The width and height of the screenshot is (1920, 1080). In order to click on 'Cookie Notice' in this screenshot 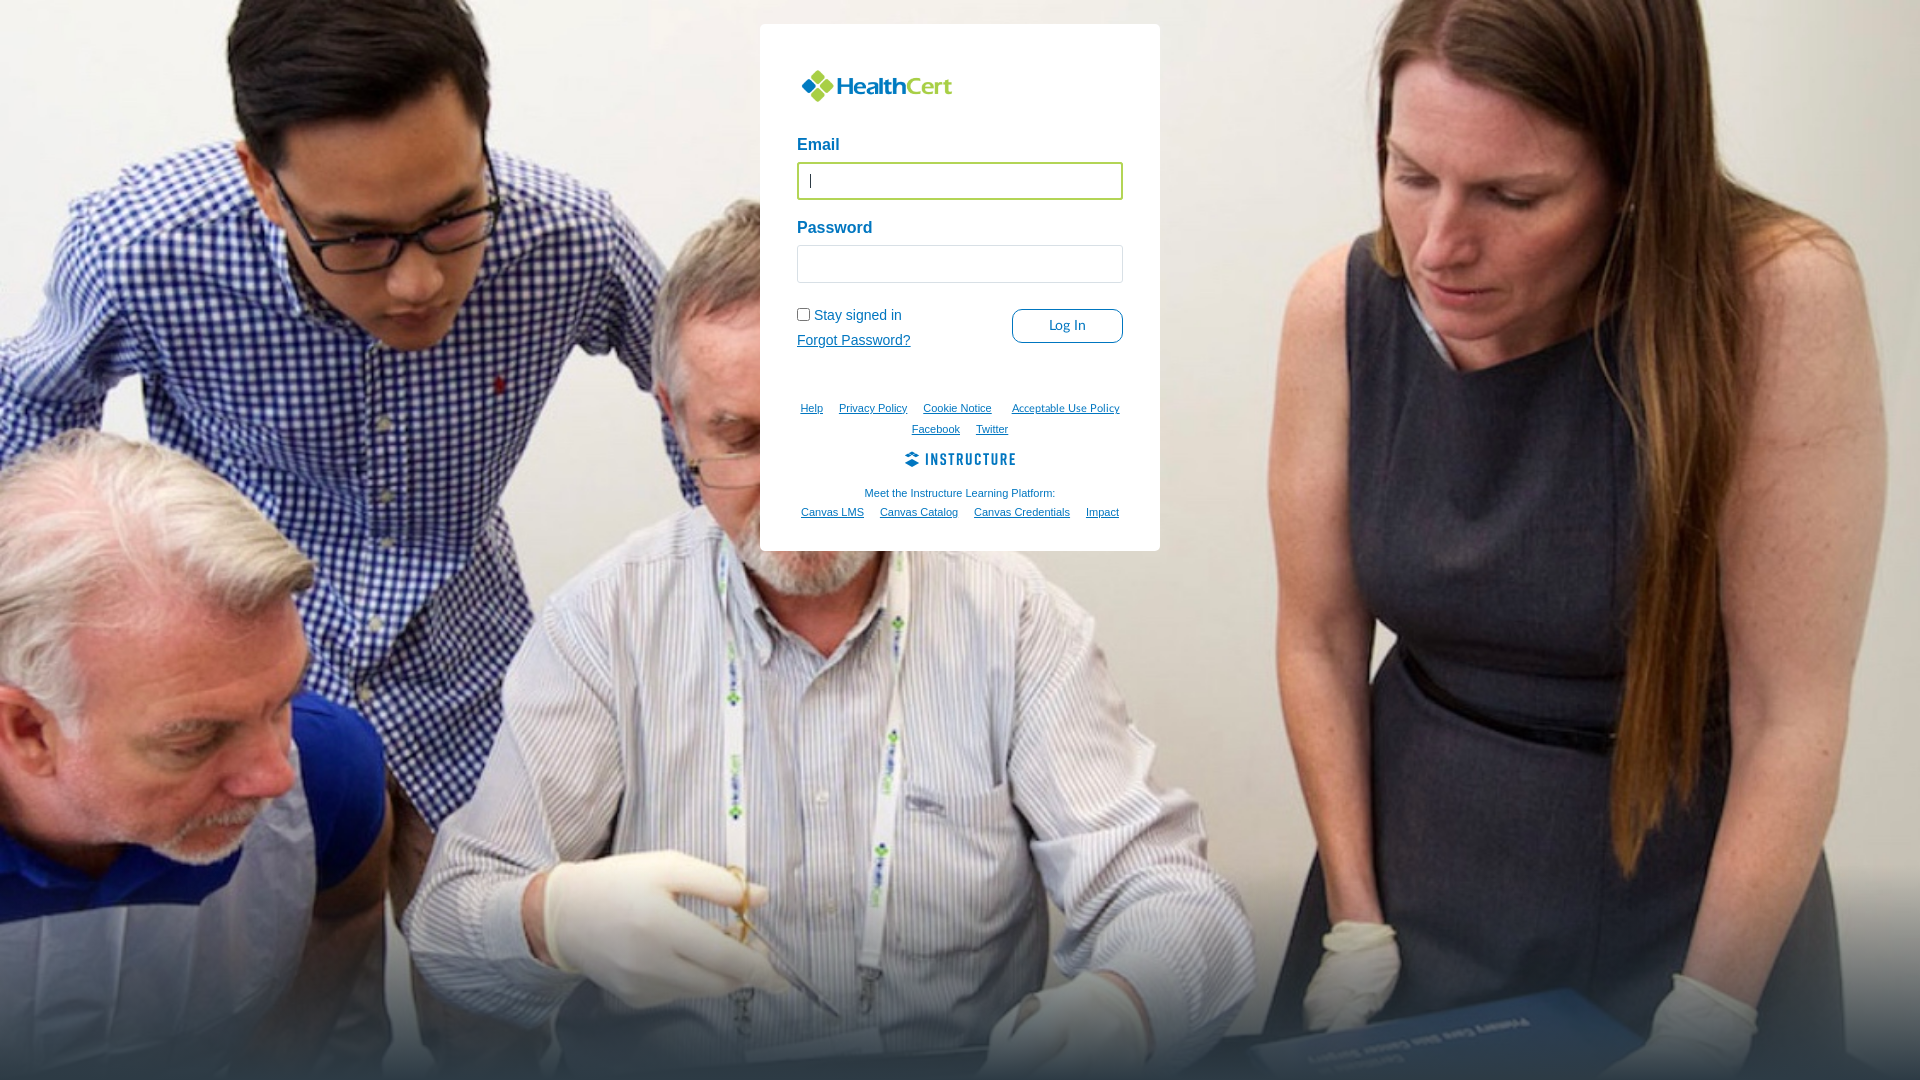, I will do `click(955, 407)`.